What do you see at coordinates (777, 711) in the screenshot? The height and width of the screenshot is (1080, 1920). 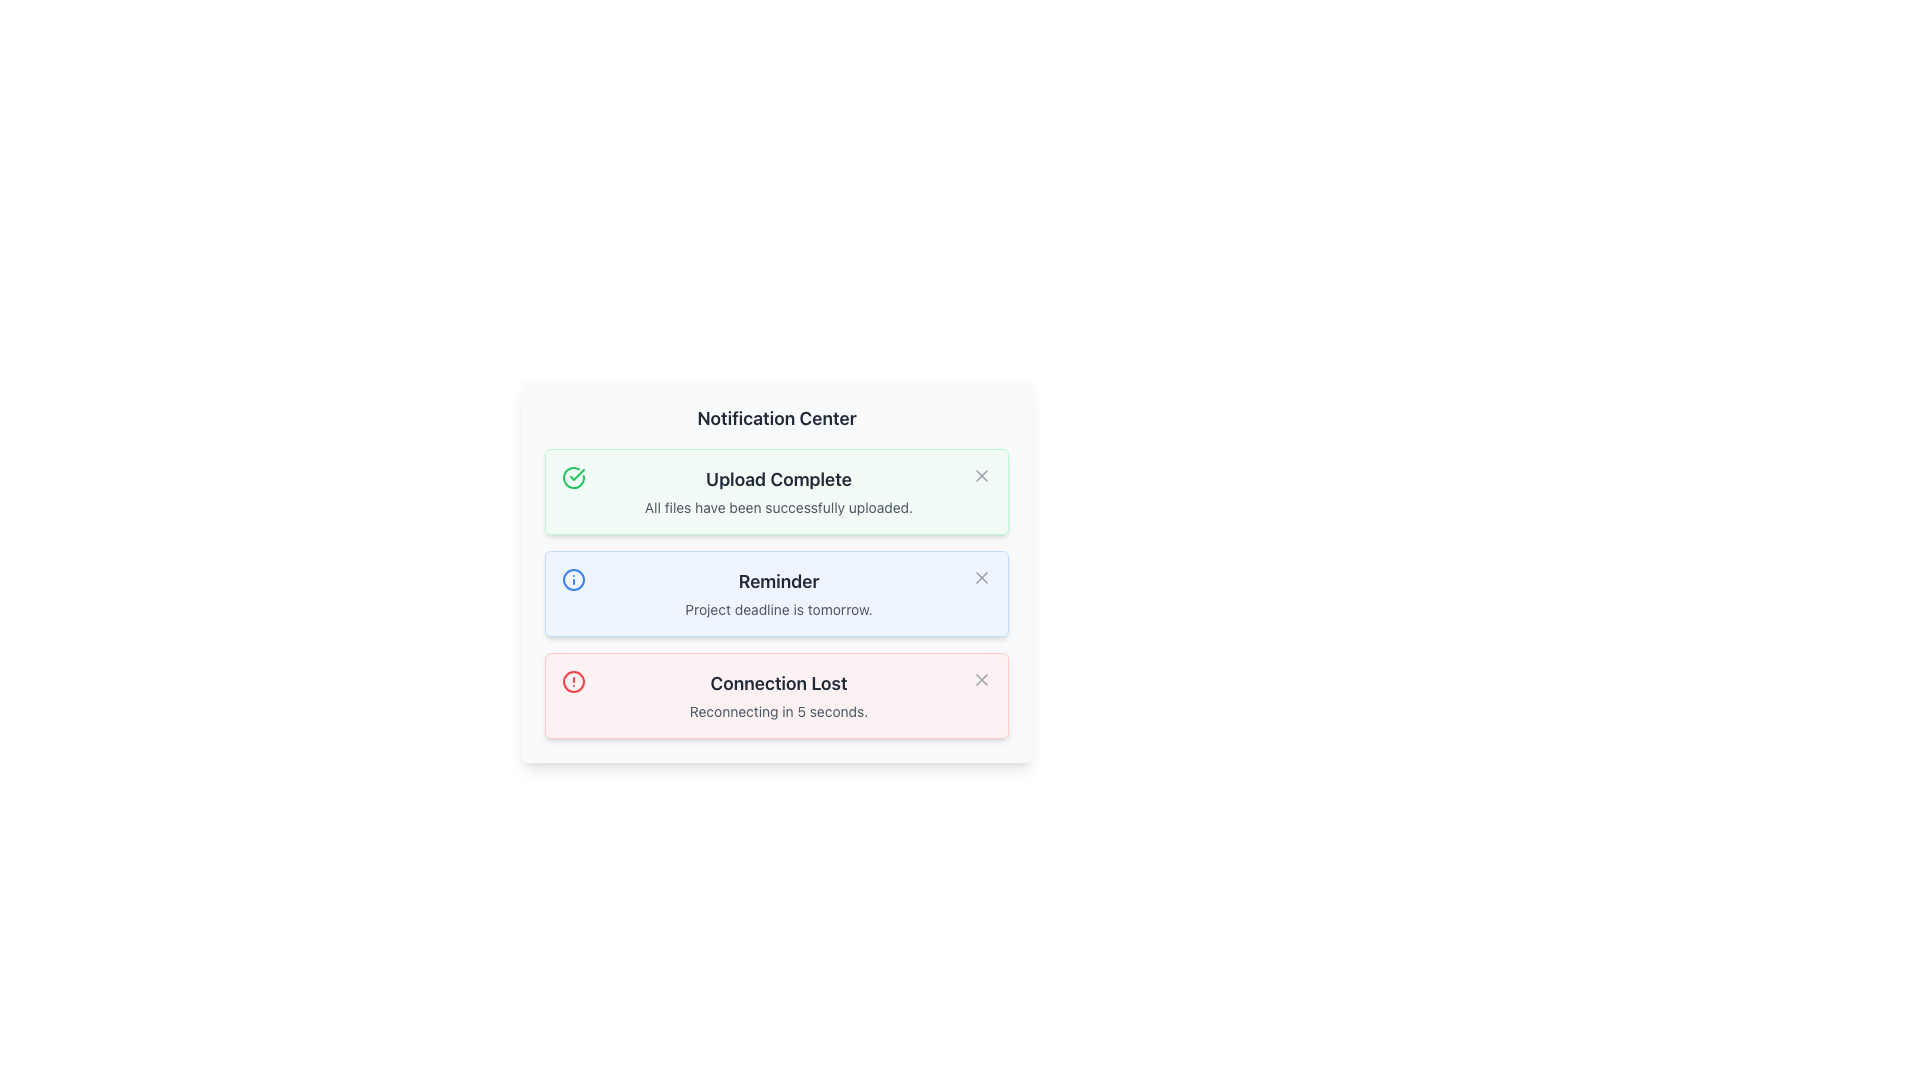 I see `the static text element displaying 'Reconnecting in 5 seconds.' located below the 'Connection Lost' text in the red notification box` at bounding box center [777, 711].